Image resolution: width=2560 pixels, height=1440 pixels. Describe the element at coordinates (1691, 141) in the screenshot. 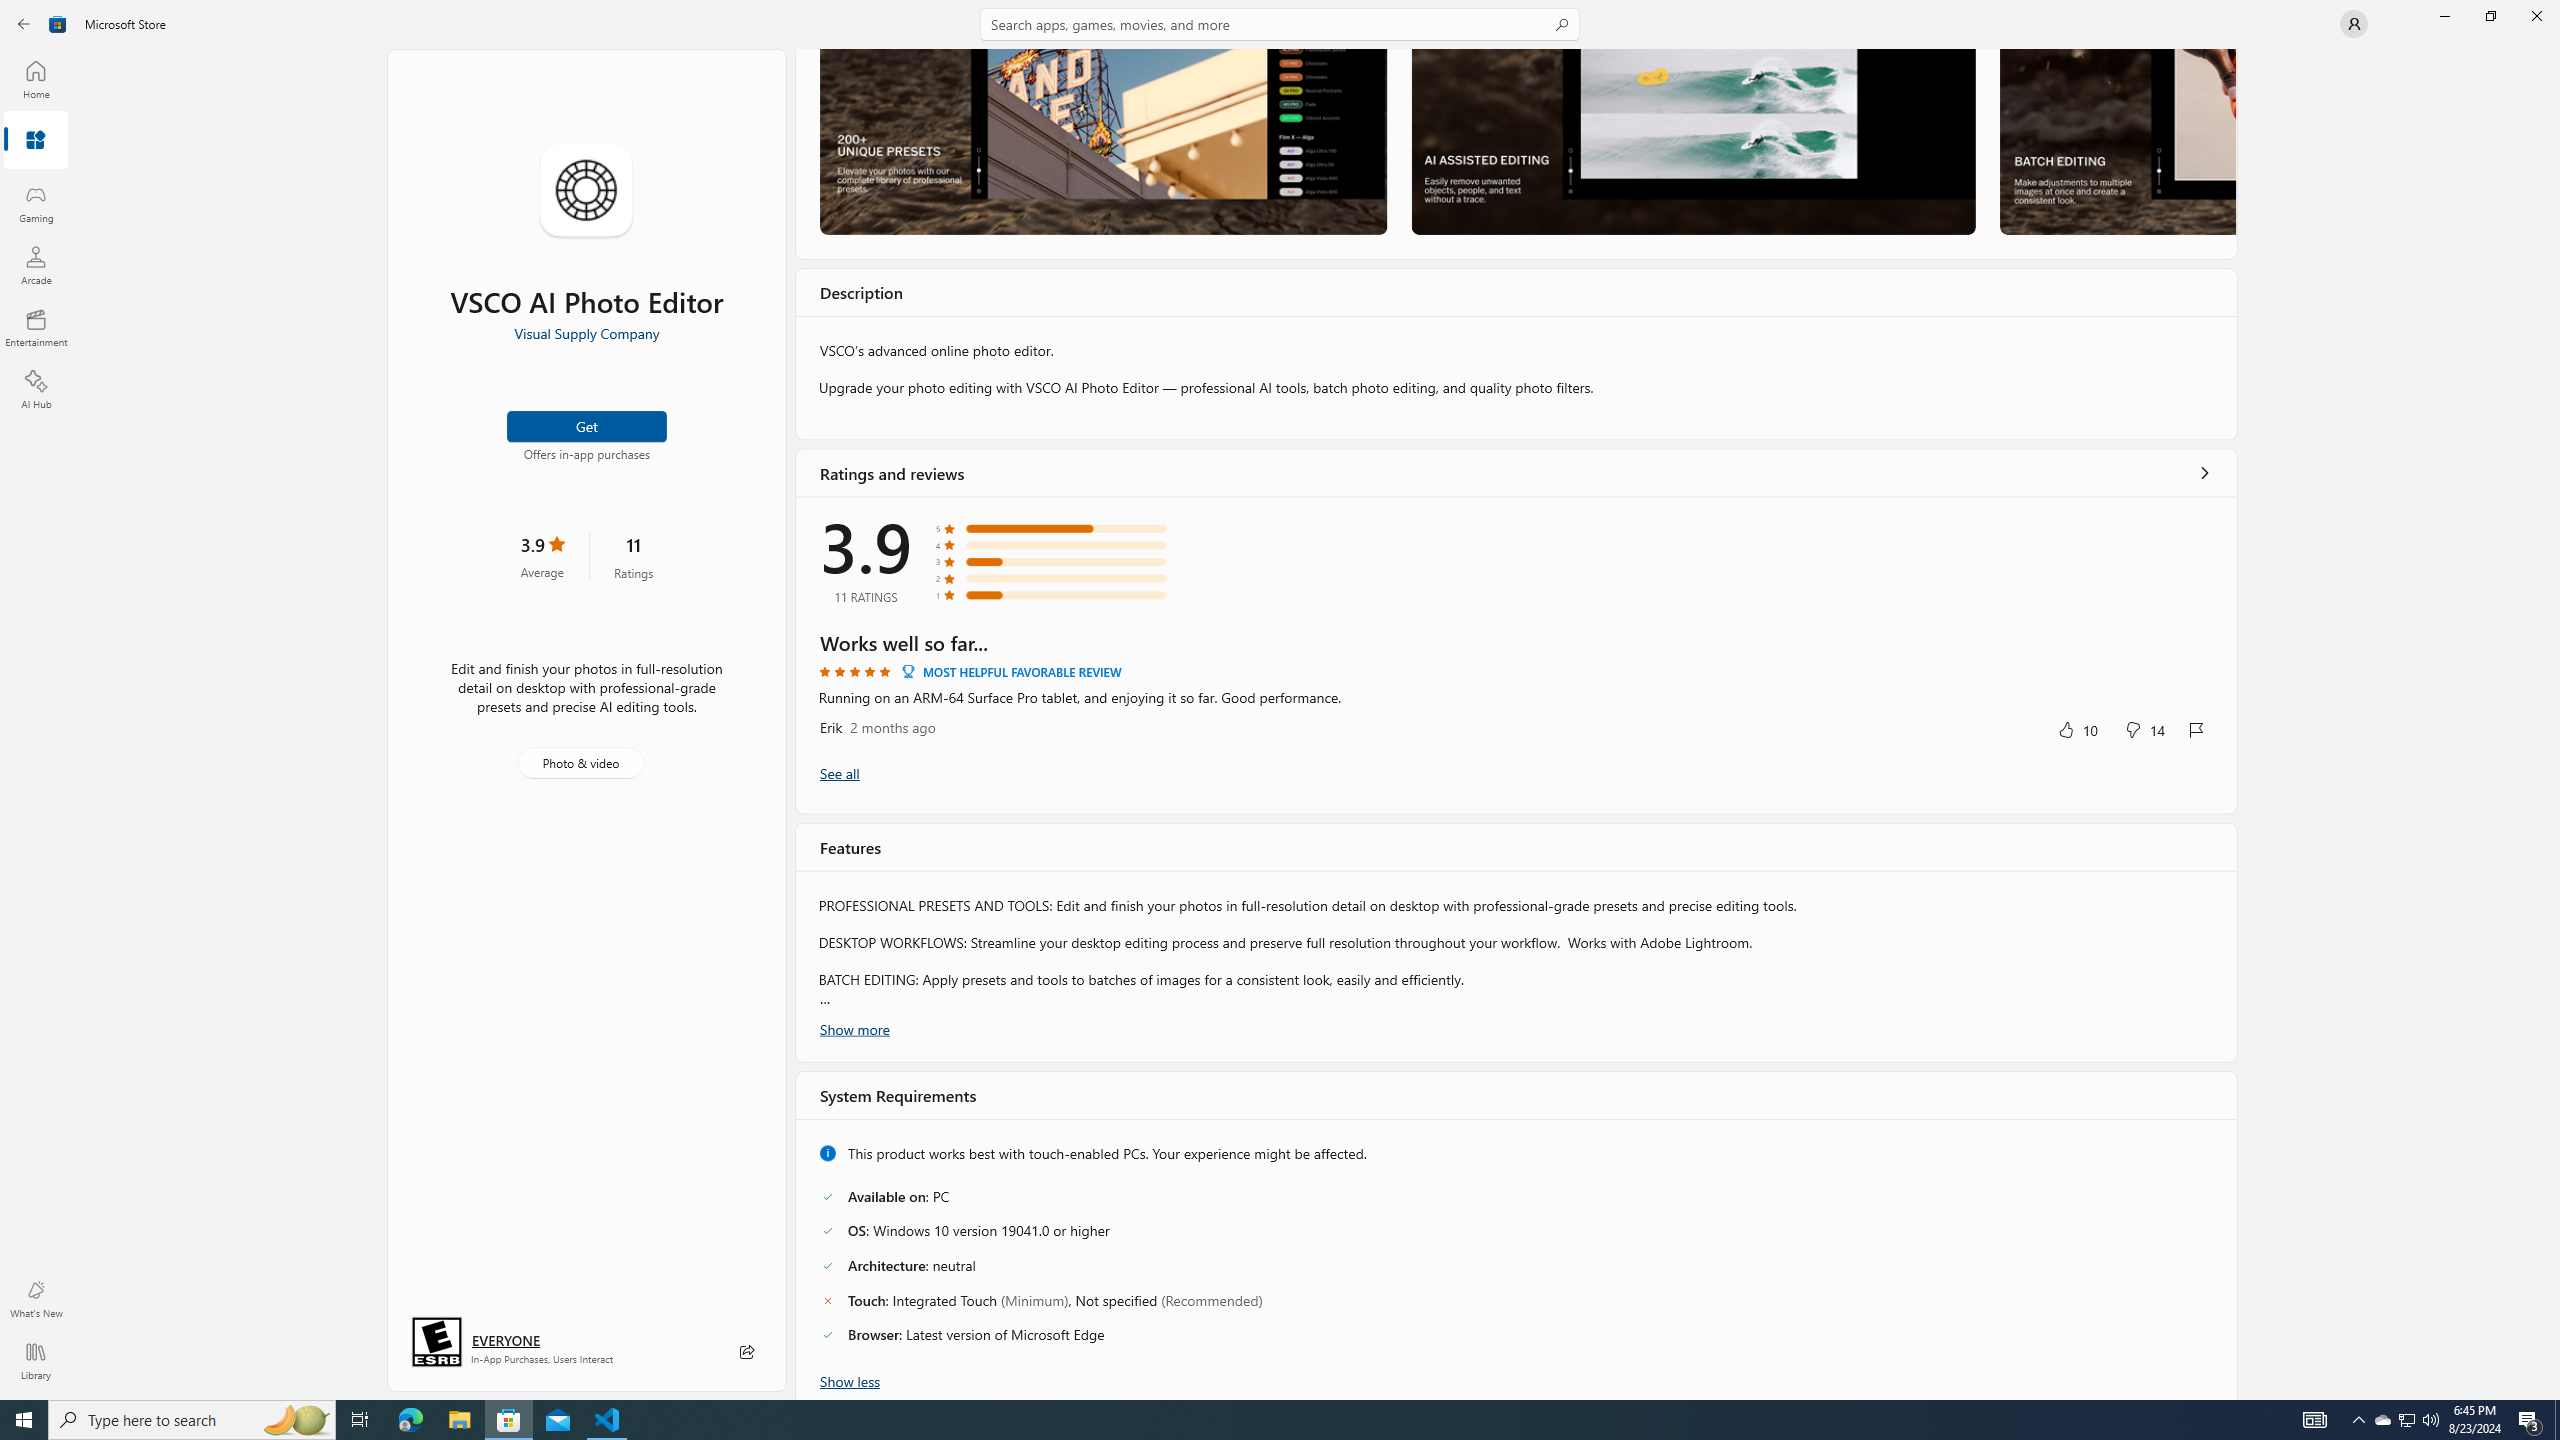

I see `'Screenshot 2'` at that location.